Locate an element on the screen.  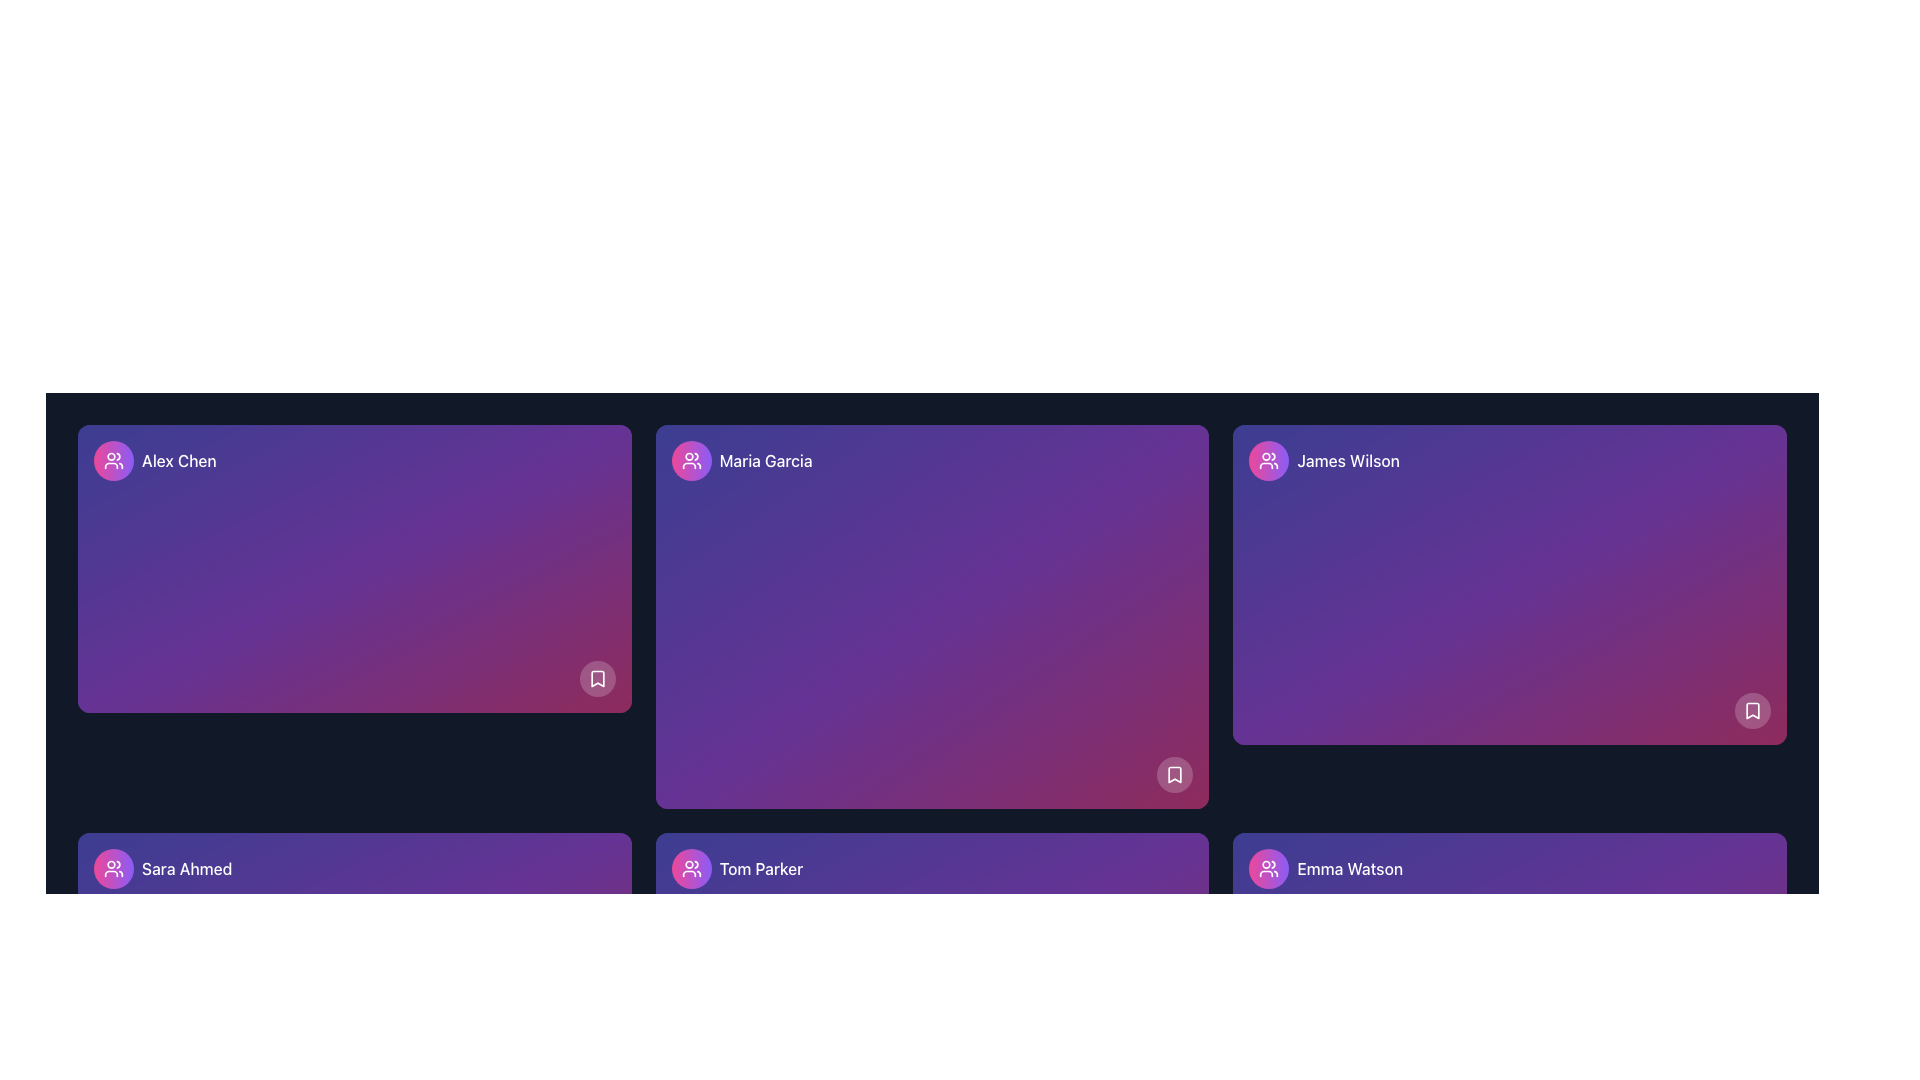
the bookmark button located at the bottom-right corner of the card labeled 'James Wilson' is located at coordinates (1751, 709).